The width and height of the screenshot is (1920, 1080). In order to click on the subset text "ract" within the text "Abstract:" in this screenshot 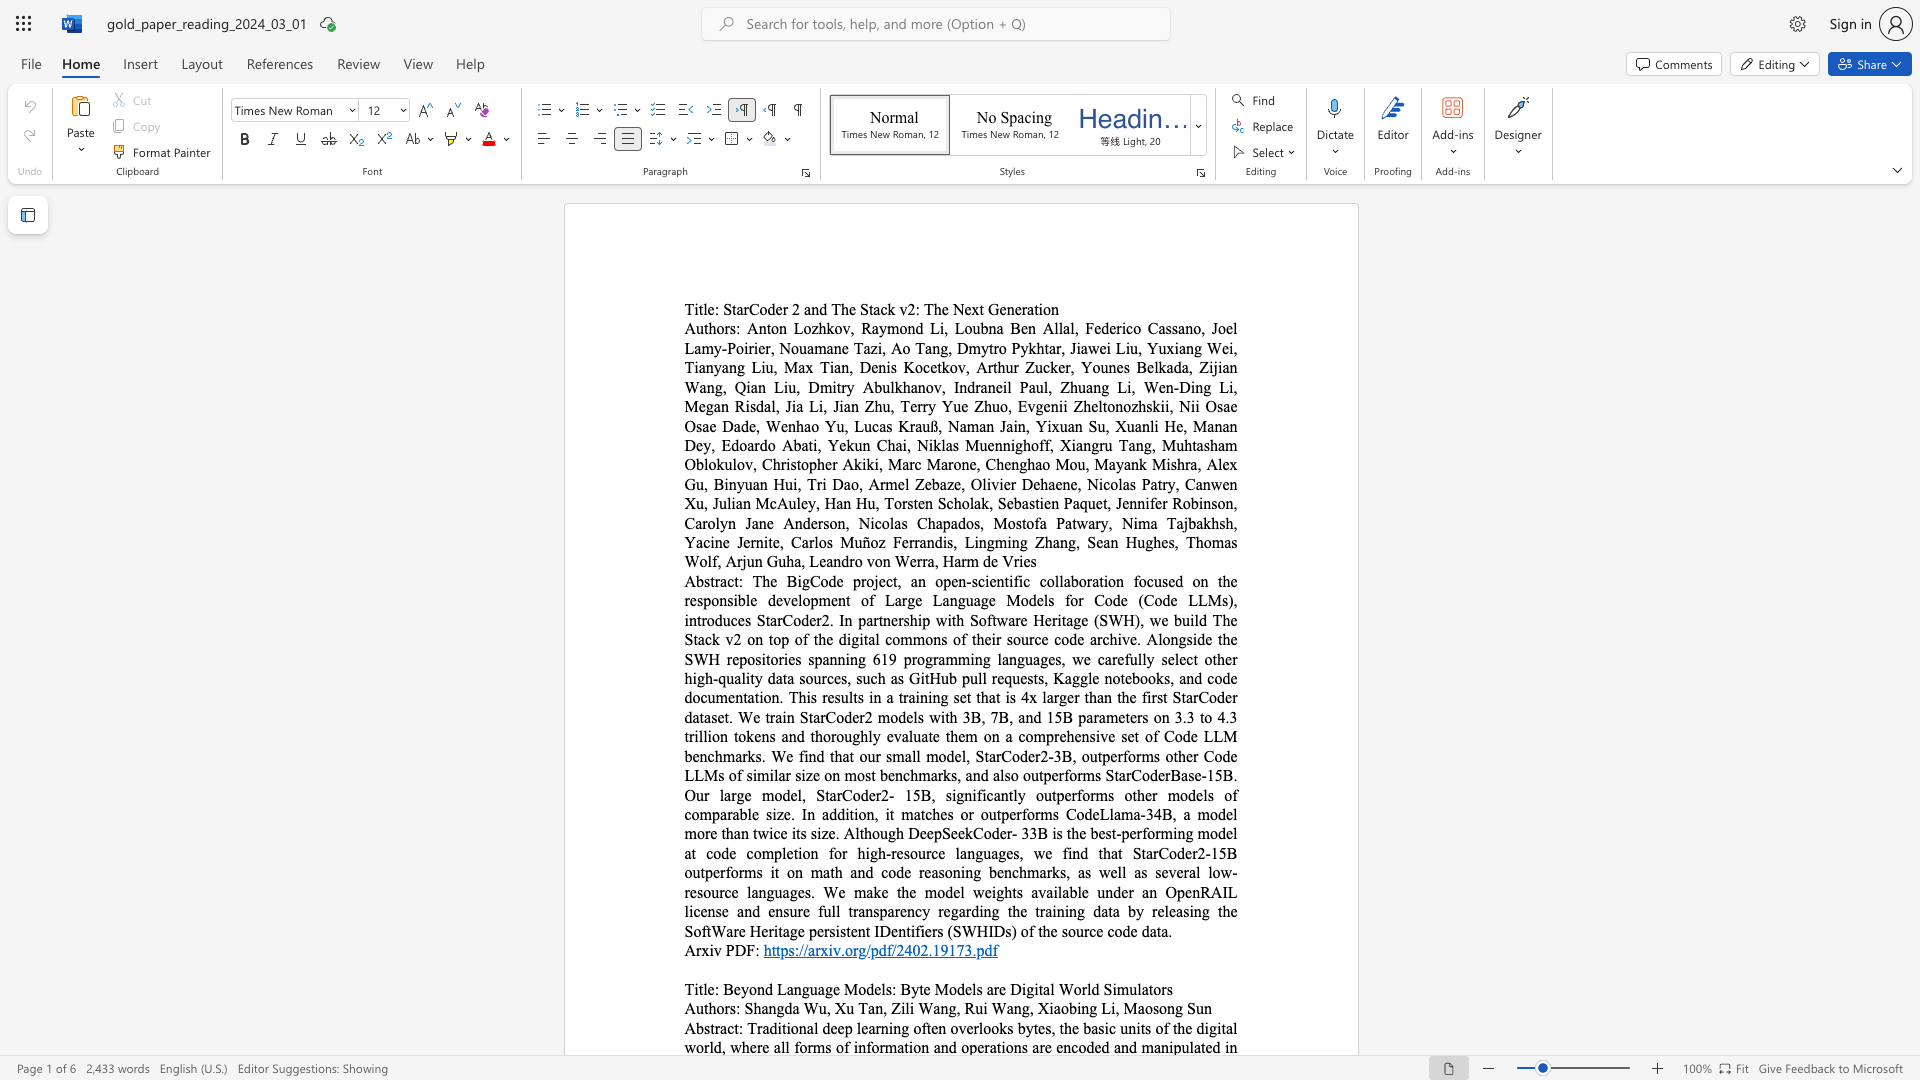, I will do `click(714, 1028)`.